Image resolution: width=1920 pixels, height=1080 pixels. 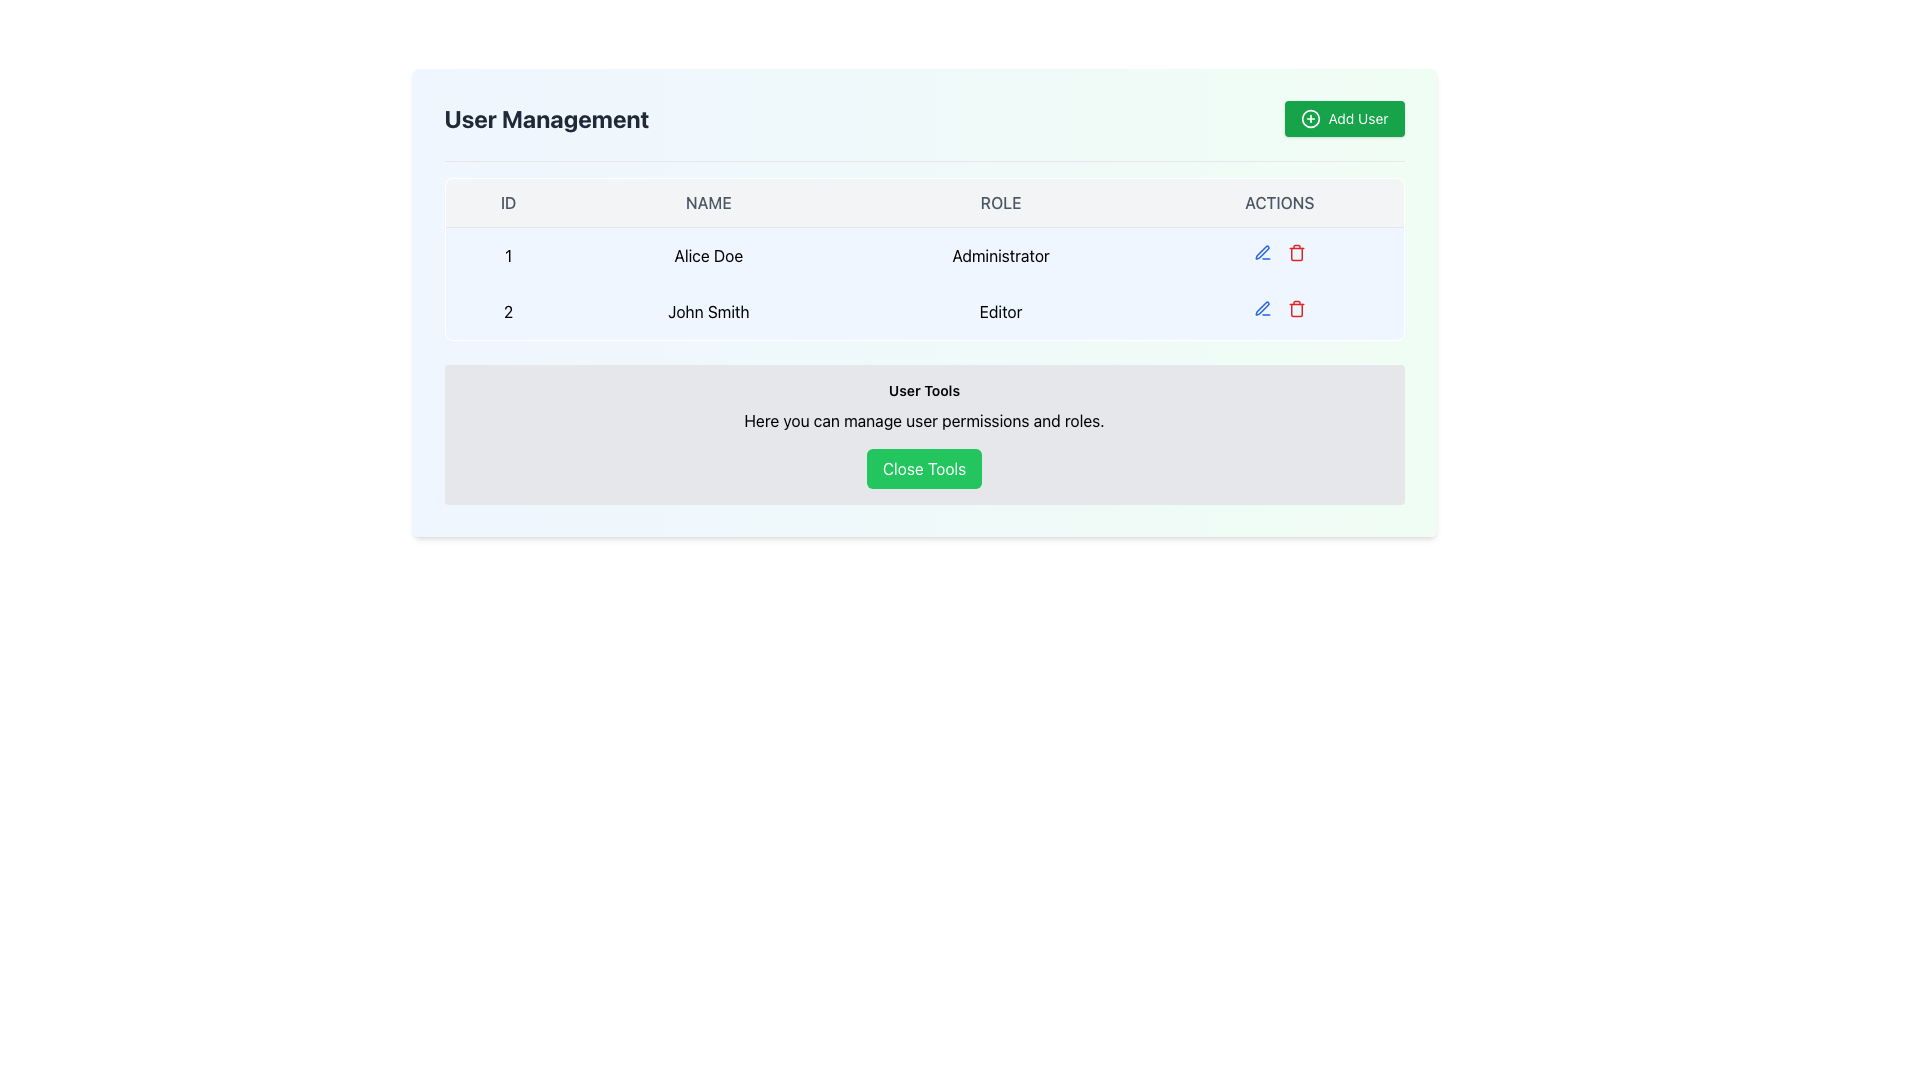 I want to click on the 'NAME' label, which is the second column header in a table, displaying uppercase text in a medium-weight, gray font, so click(x=708, y=203).